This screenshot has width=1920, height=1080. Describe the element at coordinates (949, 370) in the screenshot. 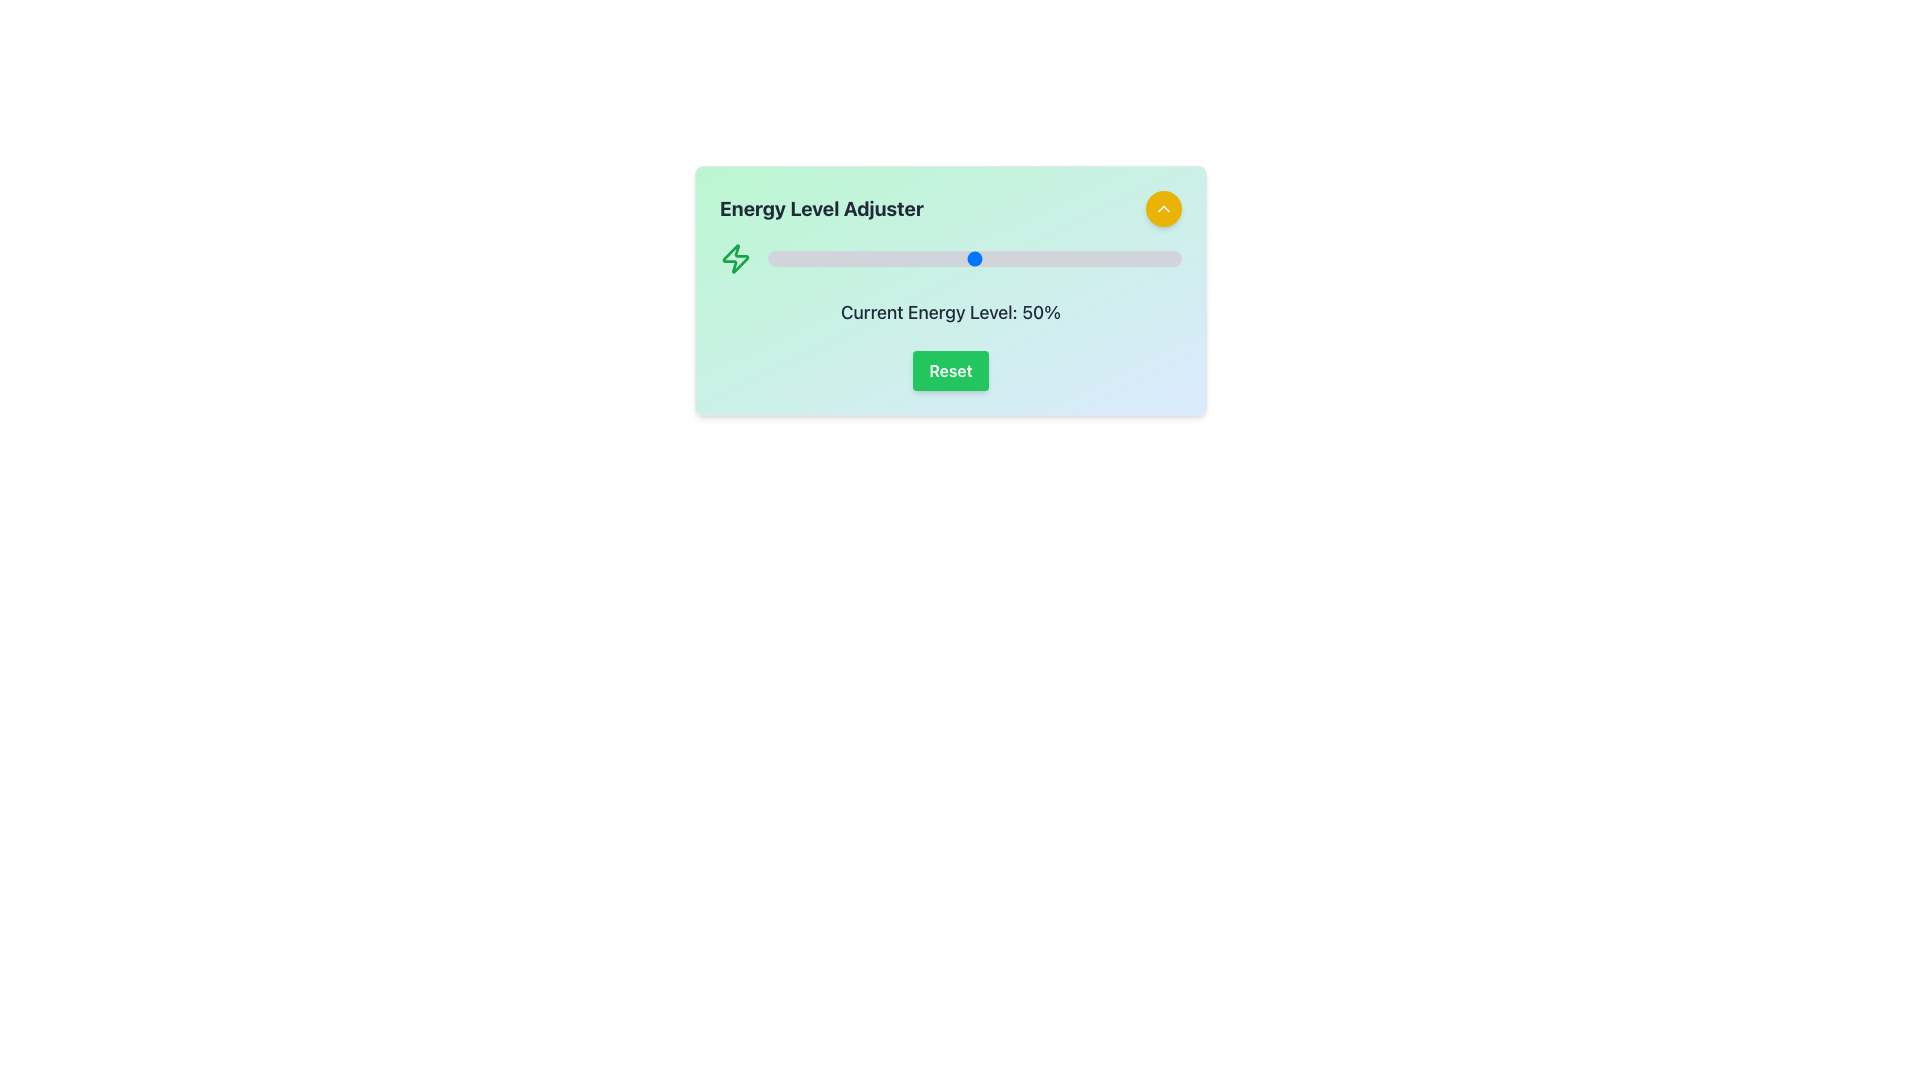

I see `the reset button located beneath the 'Current Energy Level: 50%' text` at that location.